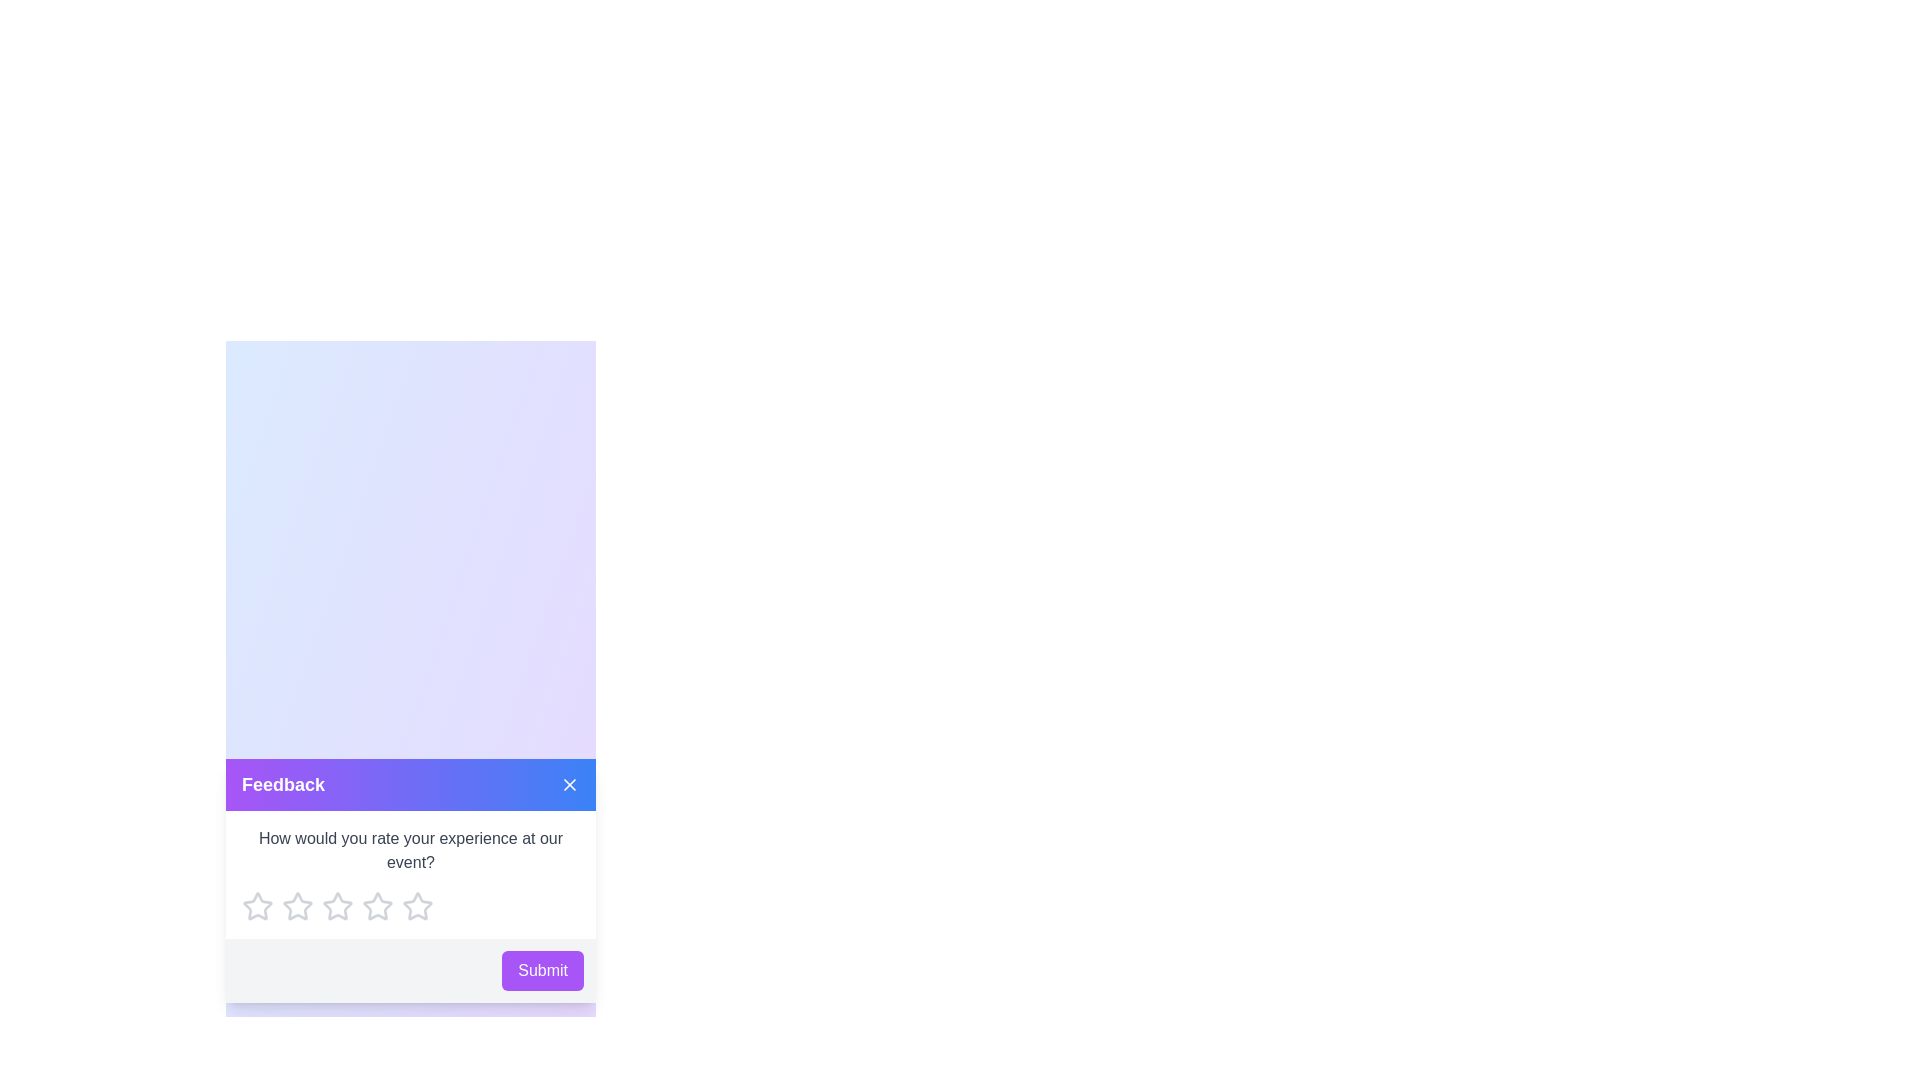 The image size is (1920, 1080). I want to click on the leftmost star icon in the five-star rating system to provide a rating, so click(257, 906).